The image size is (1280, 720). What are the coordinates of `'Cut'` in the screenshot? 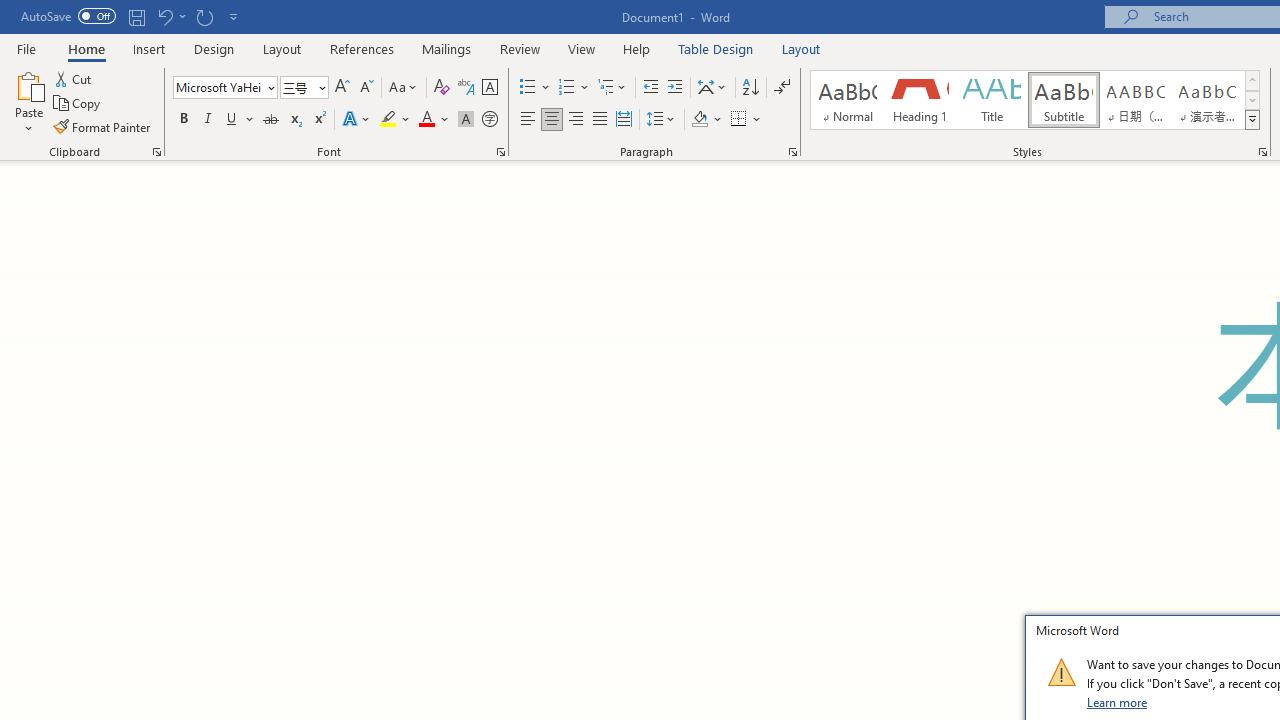 It's located at (74, 78).